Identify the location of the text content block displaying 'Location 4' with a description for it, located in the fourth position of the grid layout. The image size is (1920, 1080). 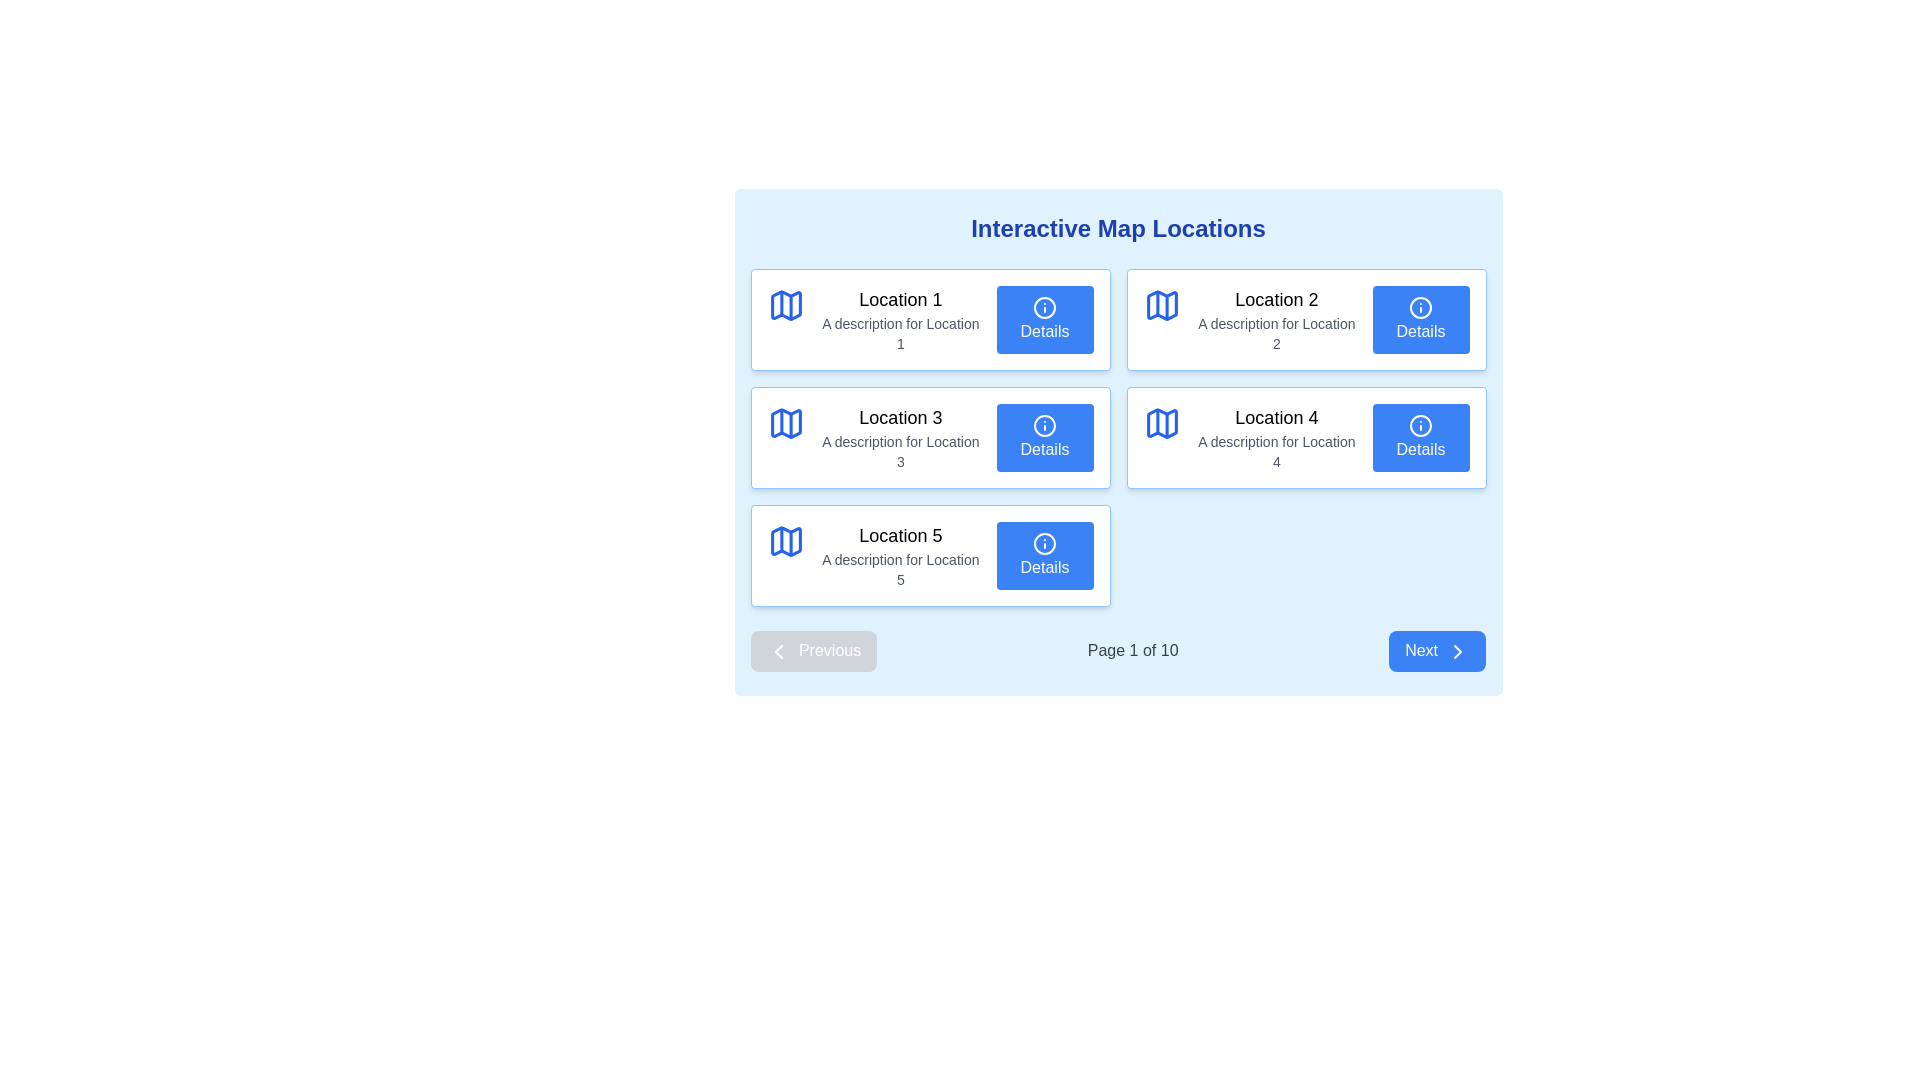
(1275, 437).